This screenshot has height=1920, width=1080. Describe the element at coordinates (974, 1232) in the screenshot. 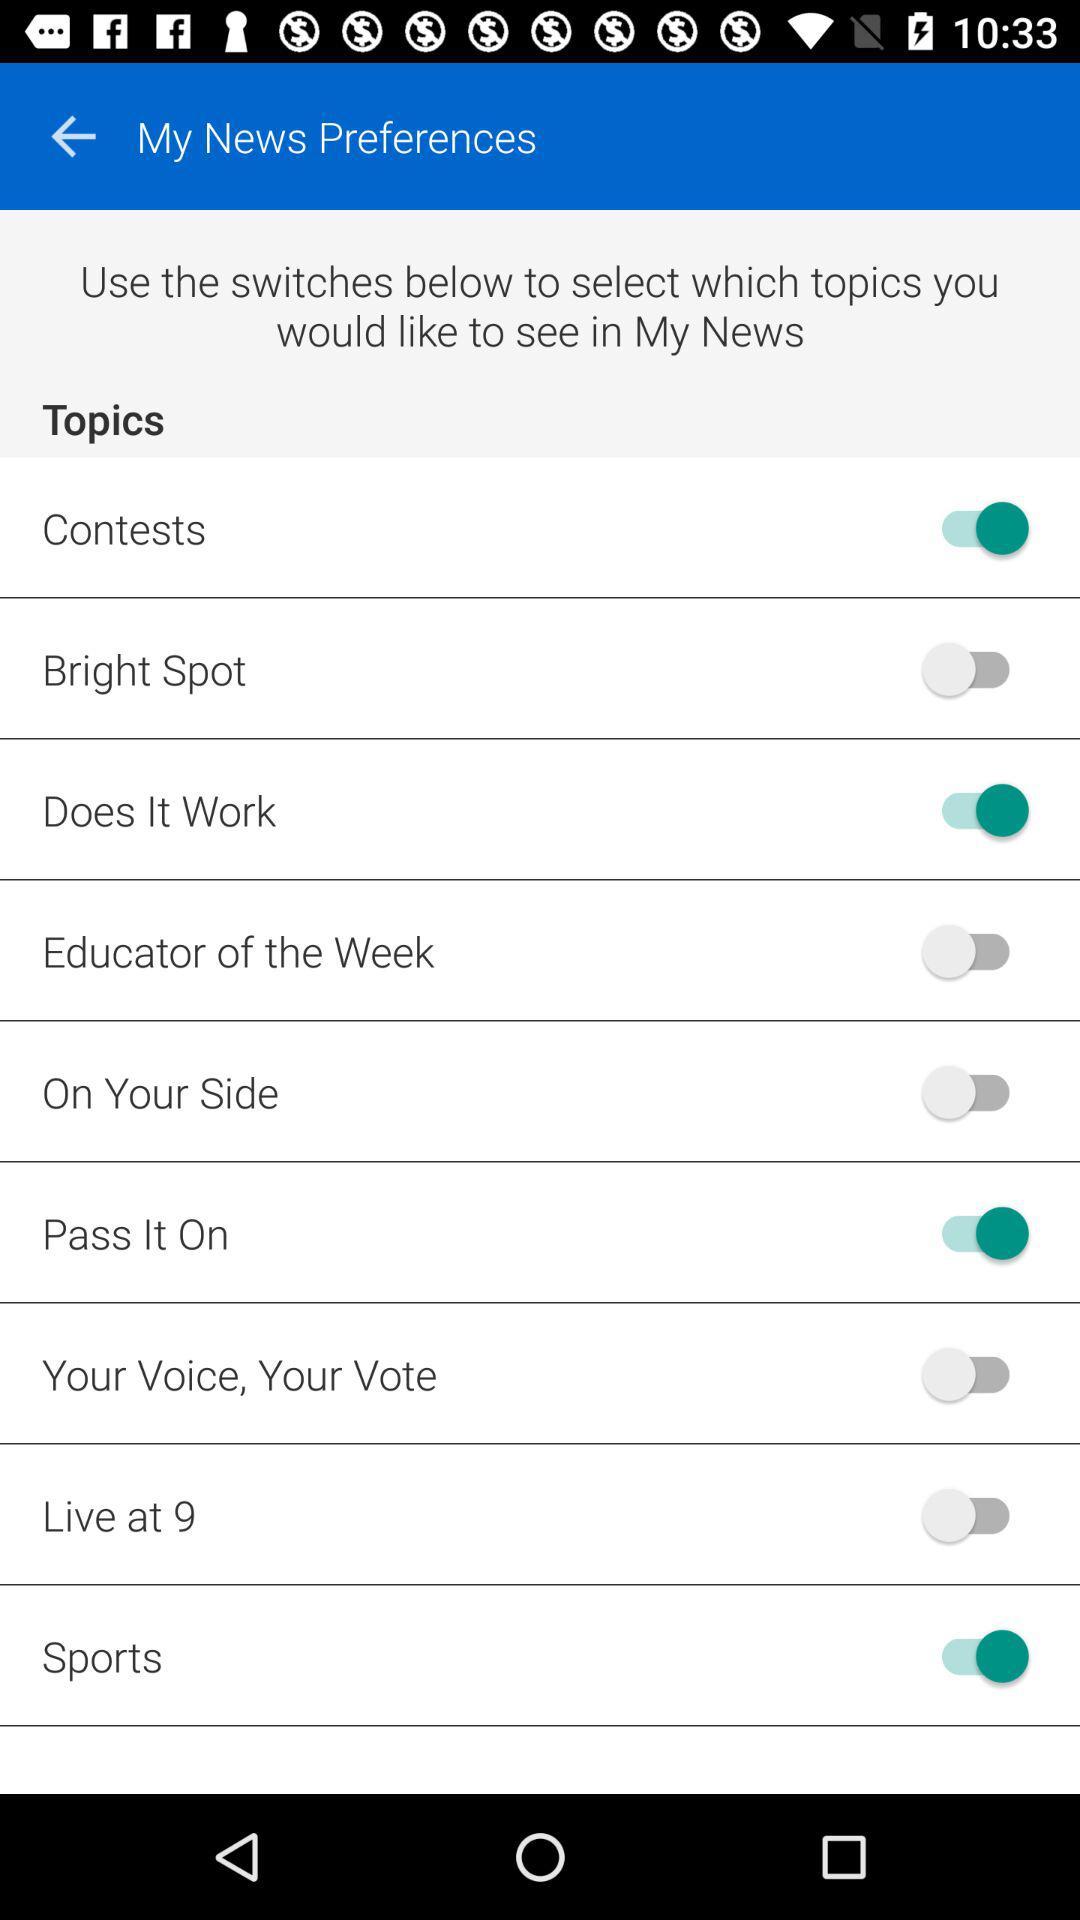

I see `pass it on` at that location.